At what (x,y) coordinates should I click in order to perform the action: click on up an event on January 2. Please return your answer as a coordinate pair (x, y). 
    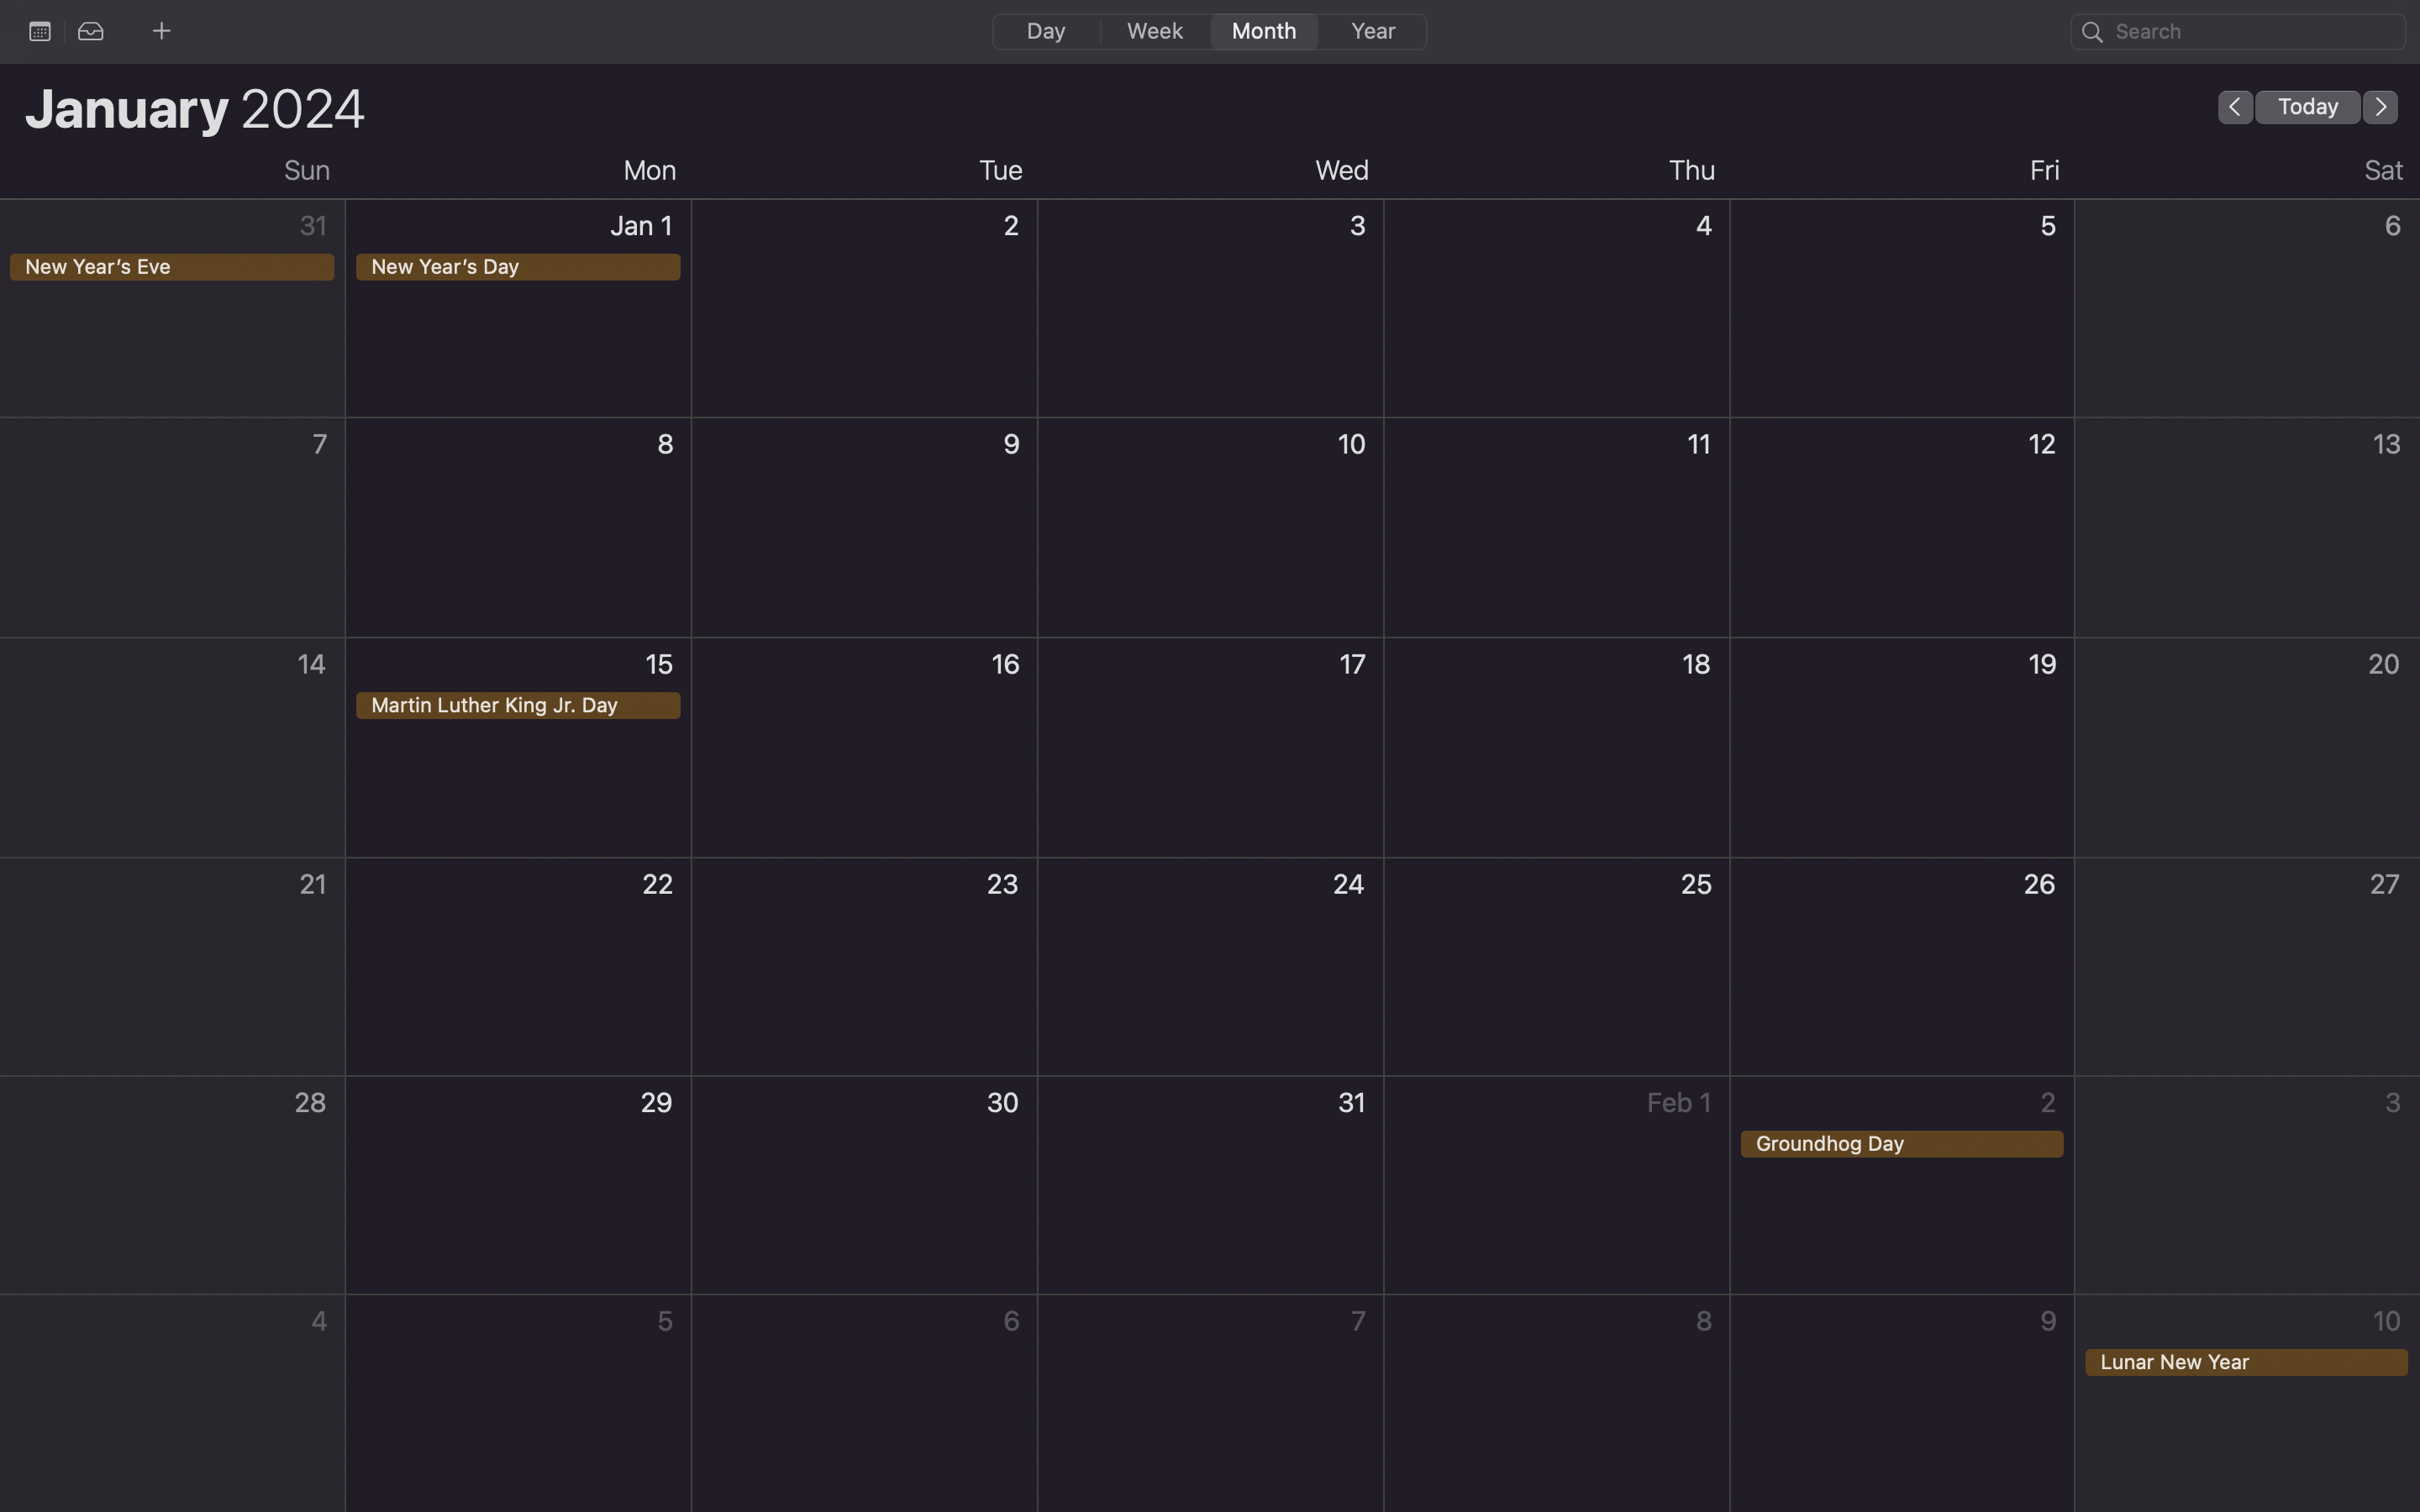
    Looking at the image, I should click on (865, 315).